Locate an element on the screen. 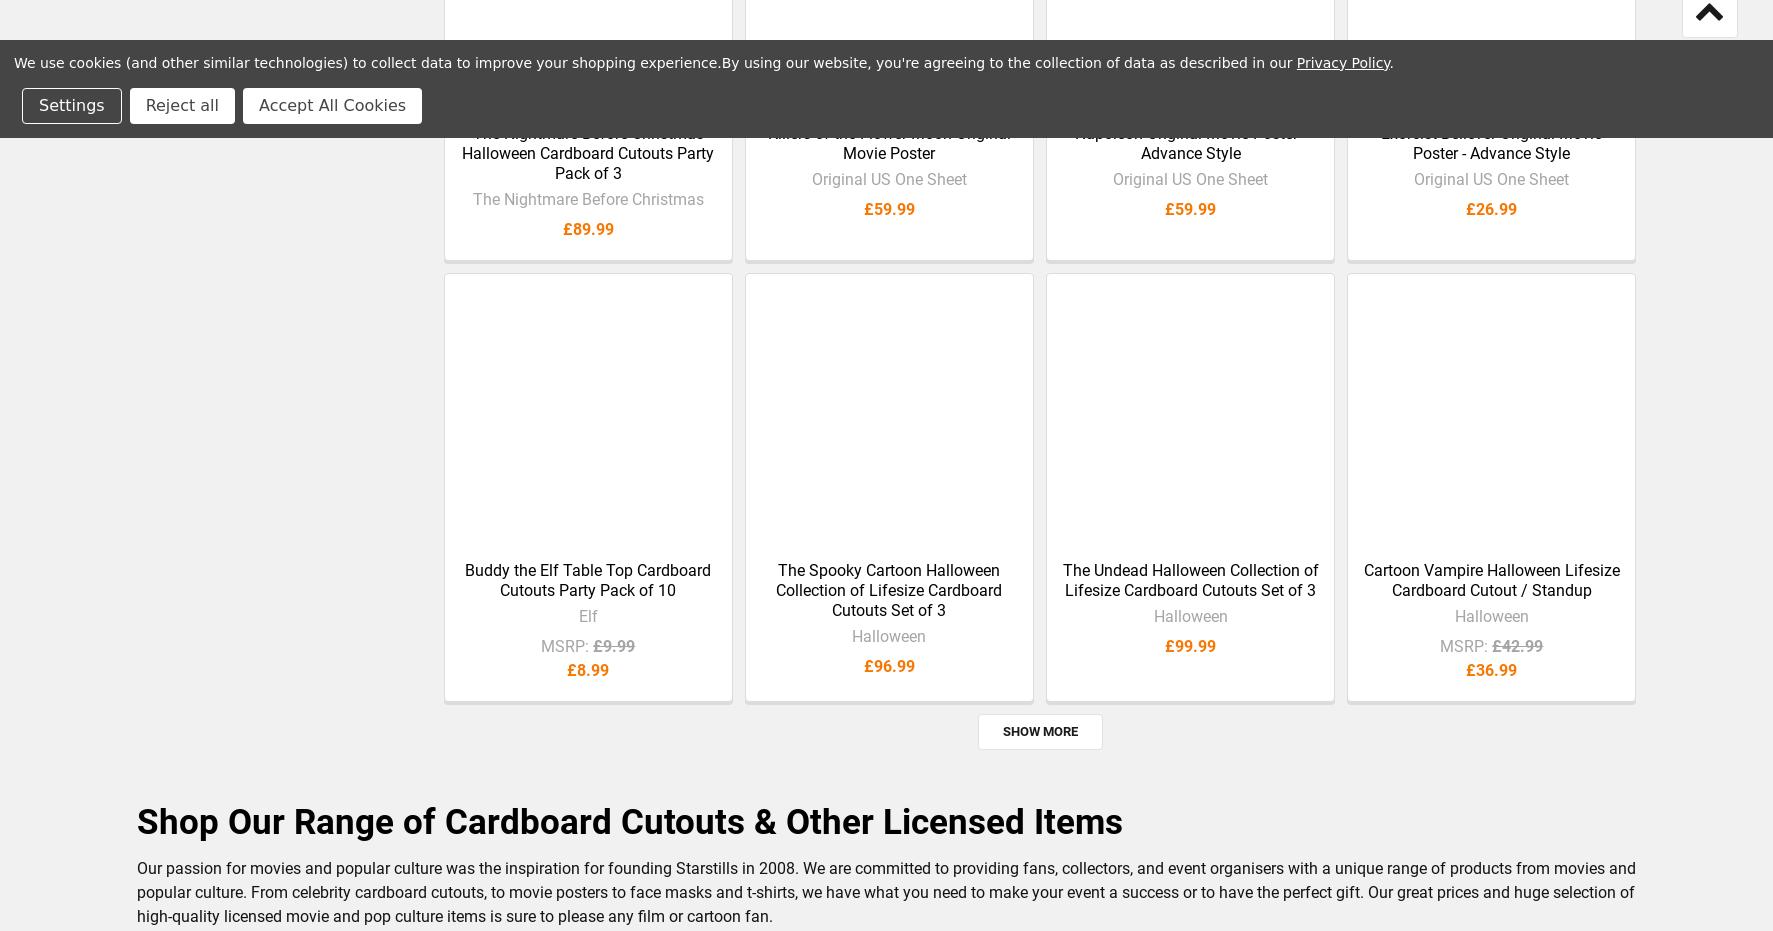 This screenshot has height=931, width=1773. 'Buddy the Elf Table Top Cardboard Cutouts Party Pack of 10' is located at coordinates (587, 595).